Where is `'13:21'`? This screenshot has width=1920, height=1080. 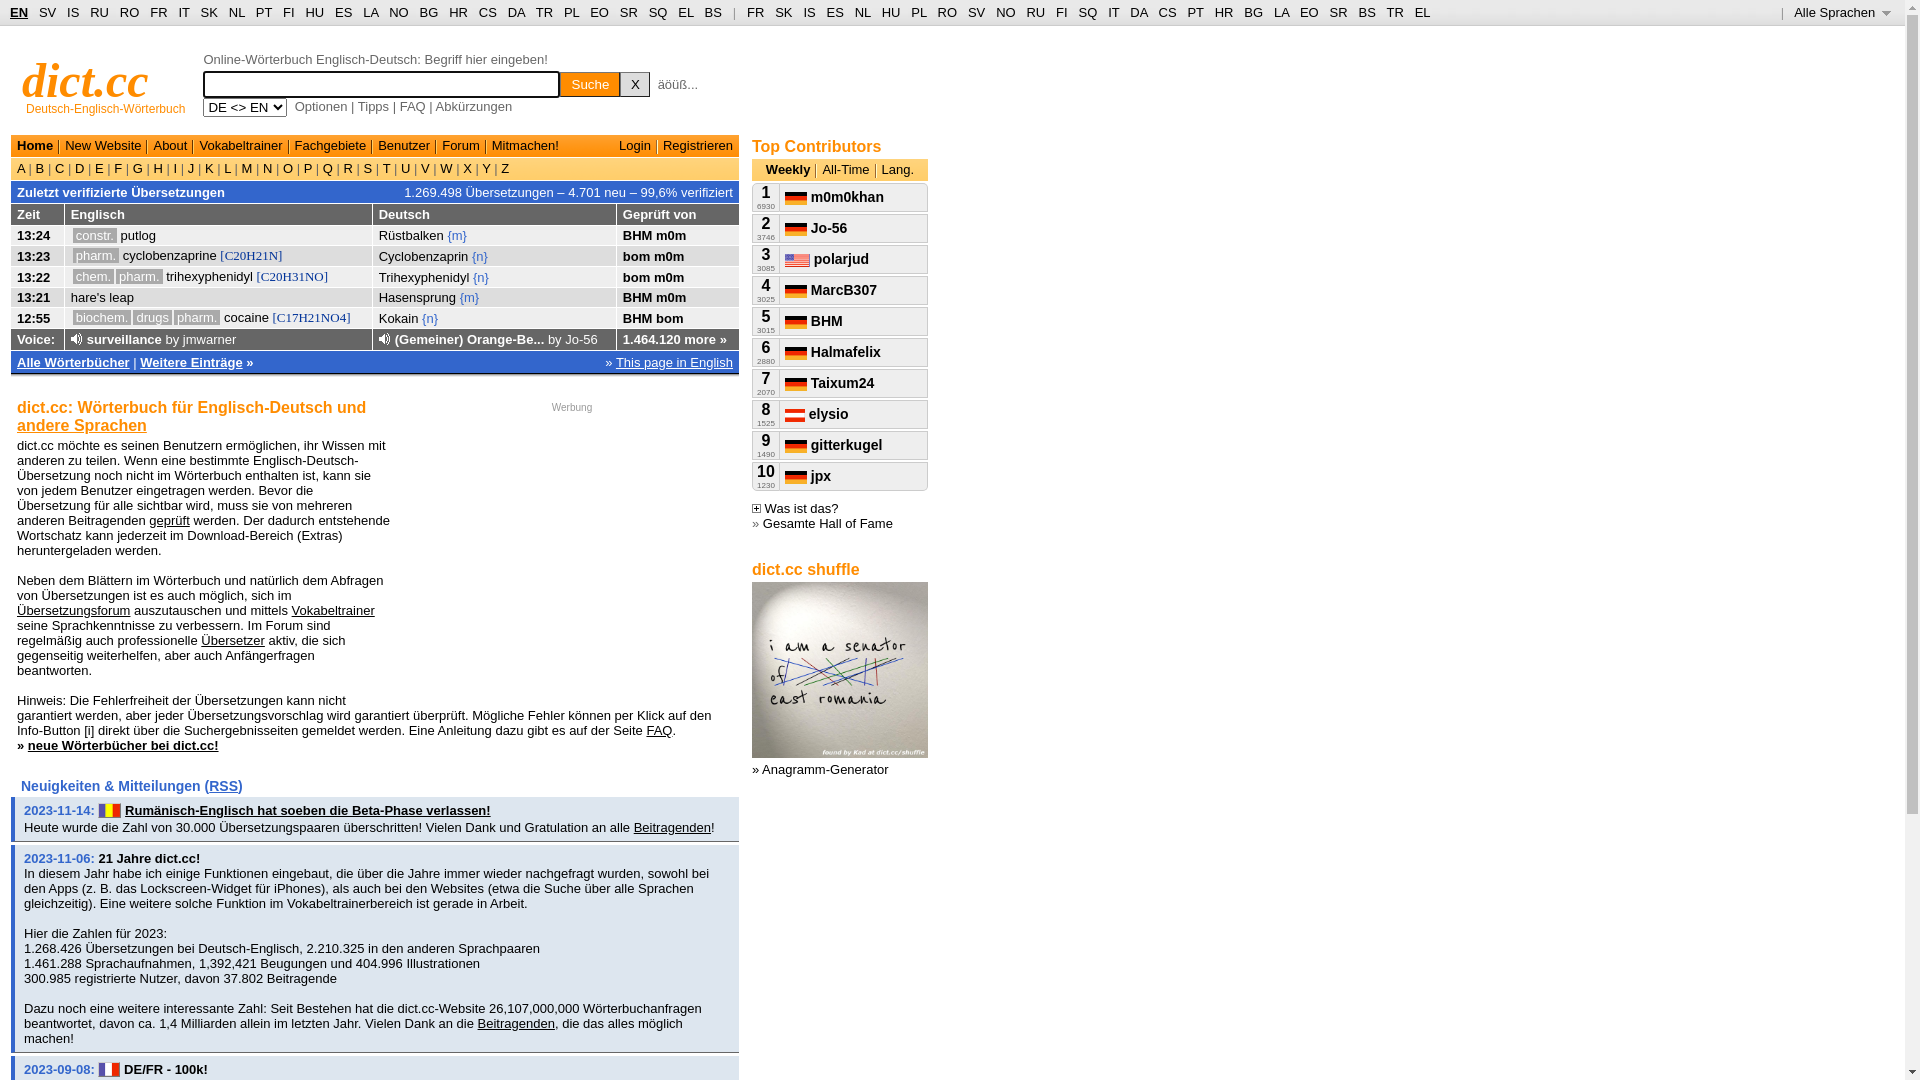 '13:21' is located at coordinates (33, 297).